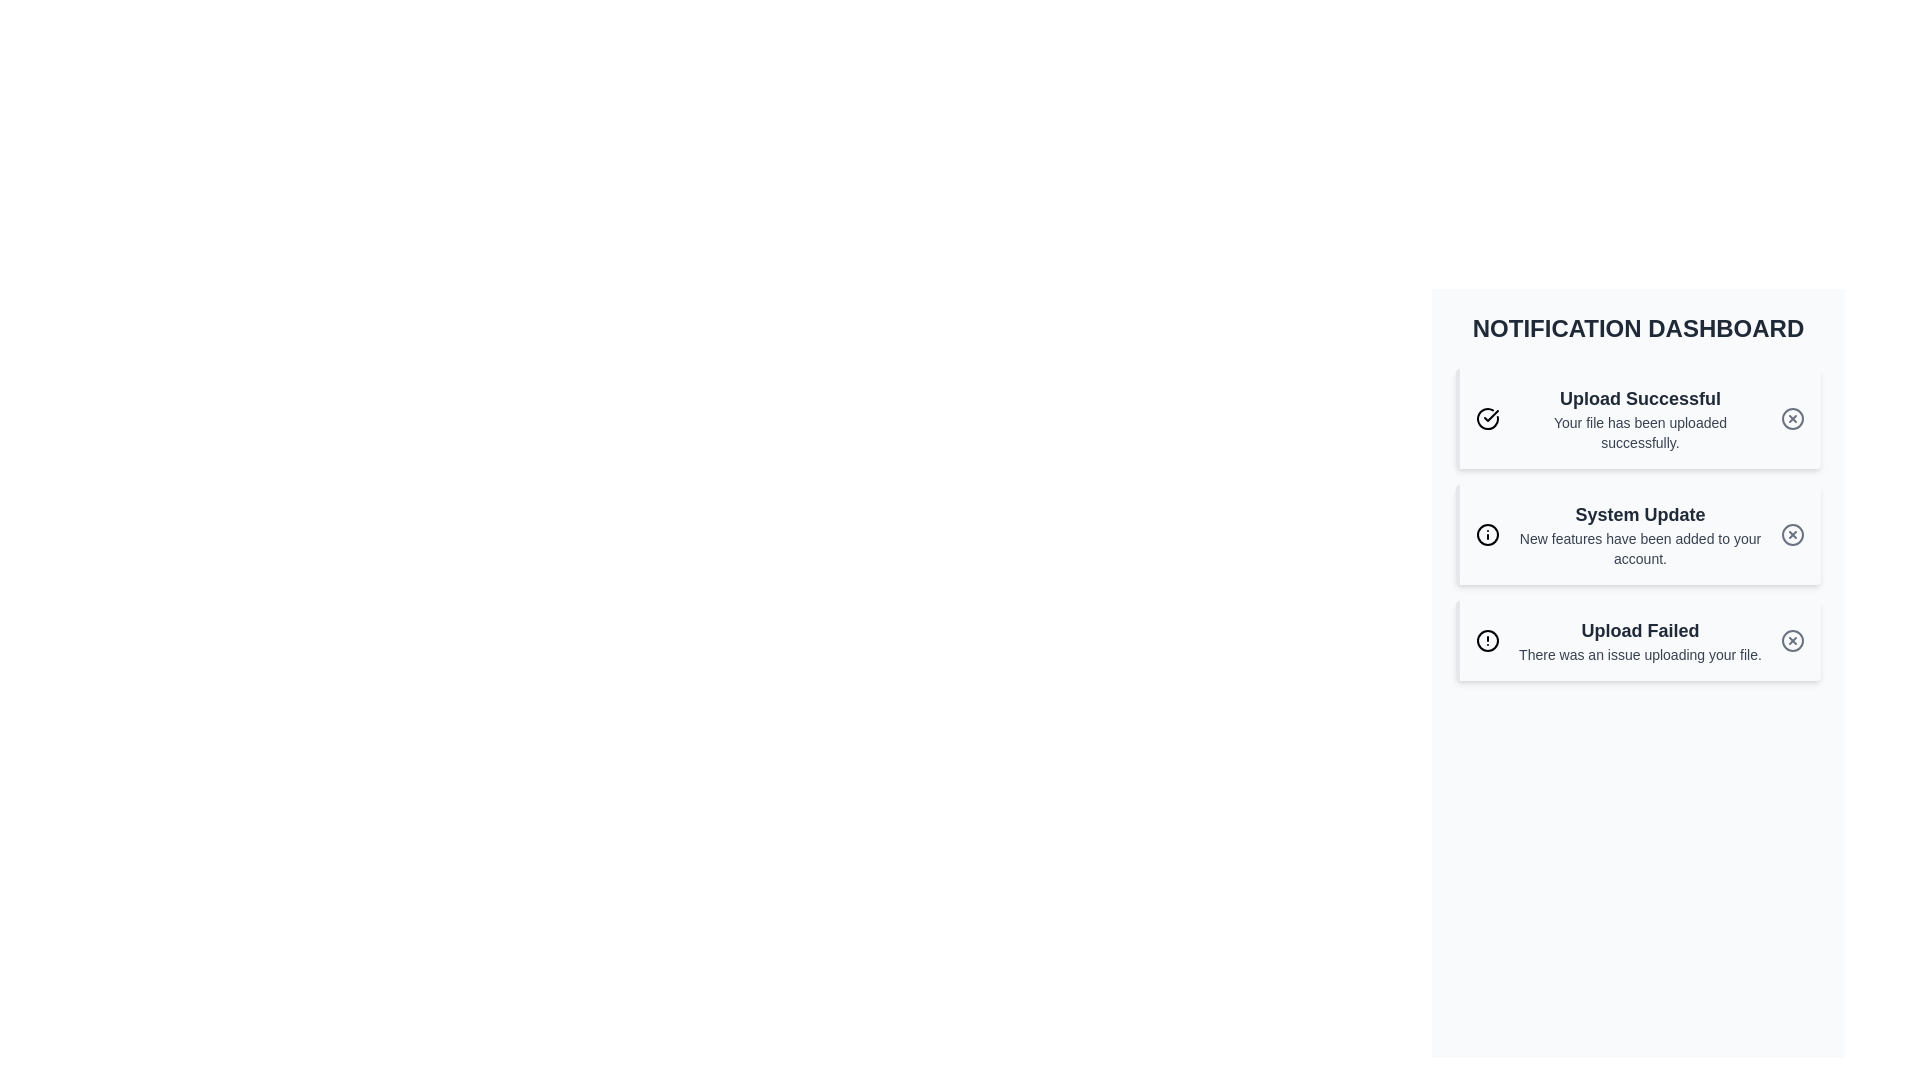 The image size is (1920, 1080). What do you see at coordinates (1793, 640) in the screenshot?
I see `the SVG circle in the 'Upload Failed' notification card` at bounding box center [1793, 640].